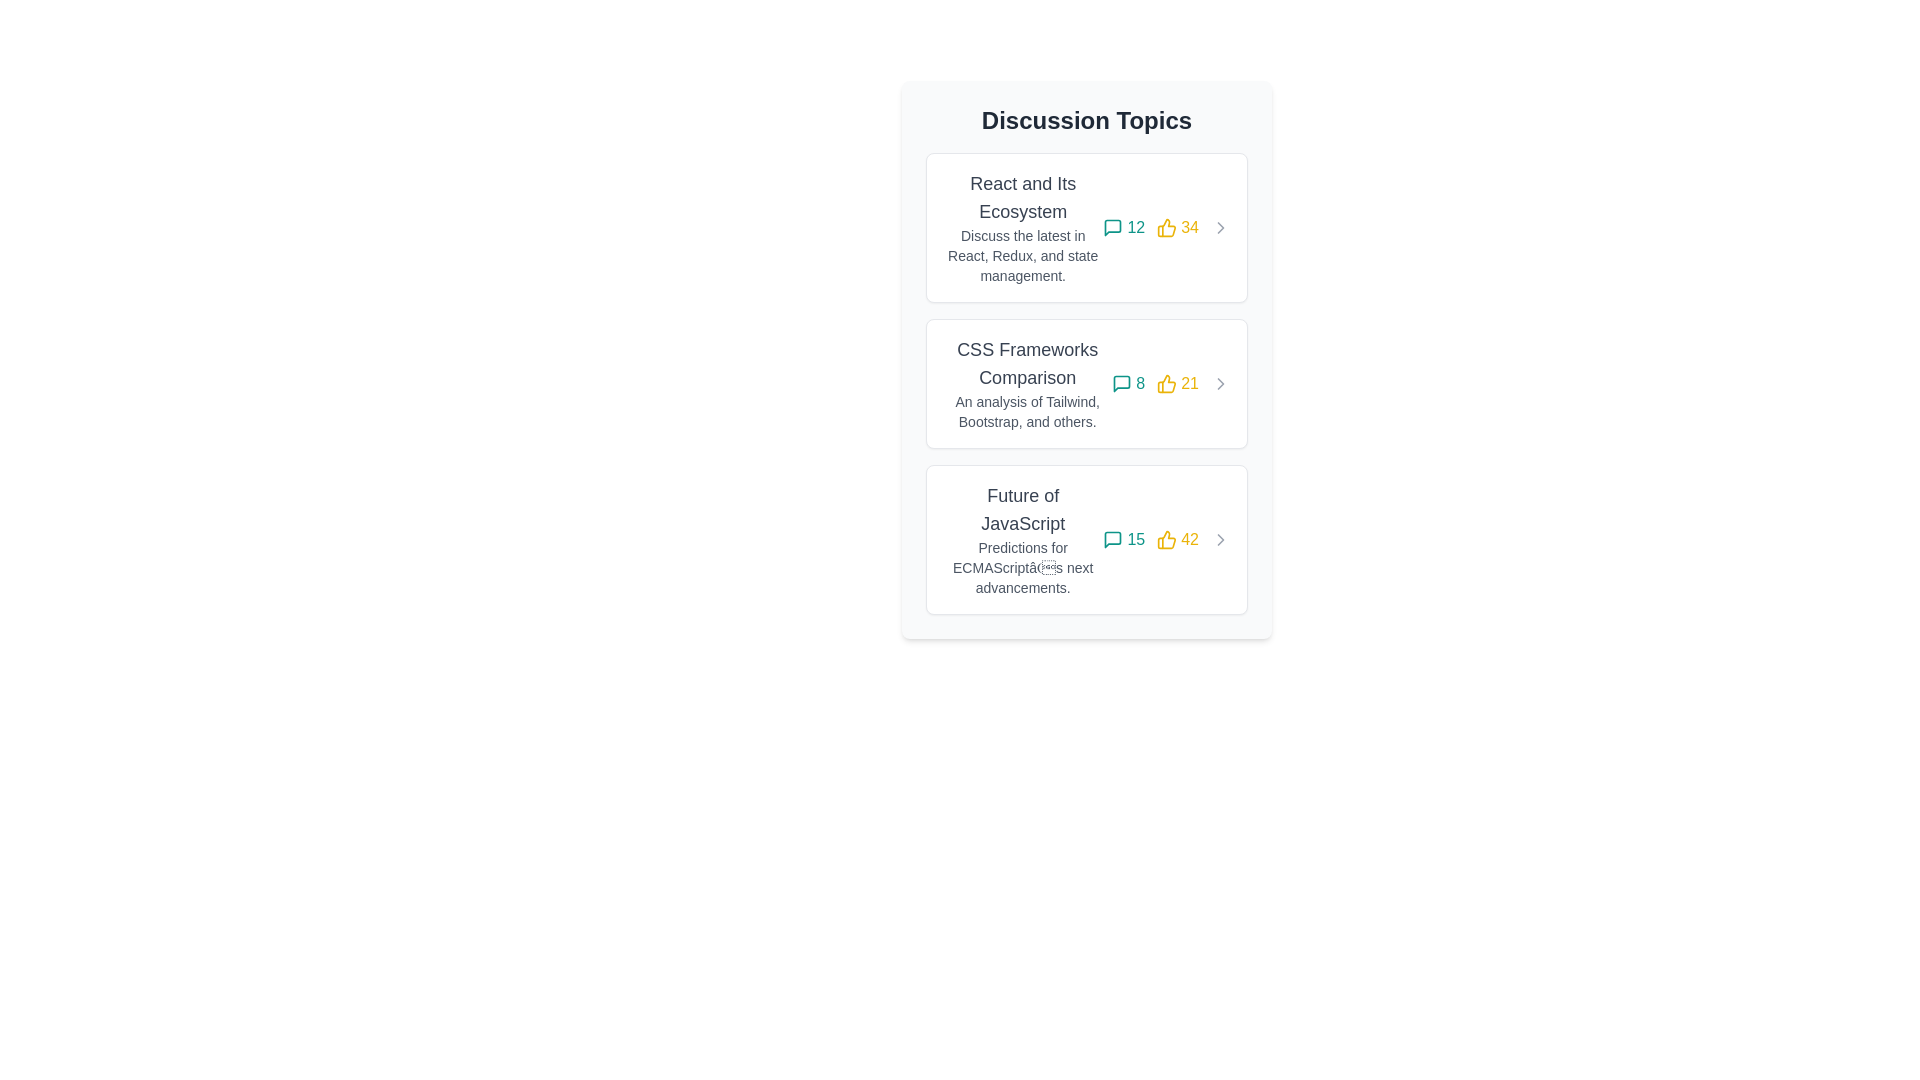  Describe the element at coordinates (1122, 384) in the screenshot. I see `the speech bubble-shaped icon indicating comments` at that location.